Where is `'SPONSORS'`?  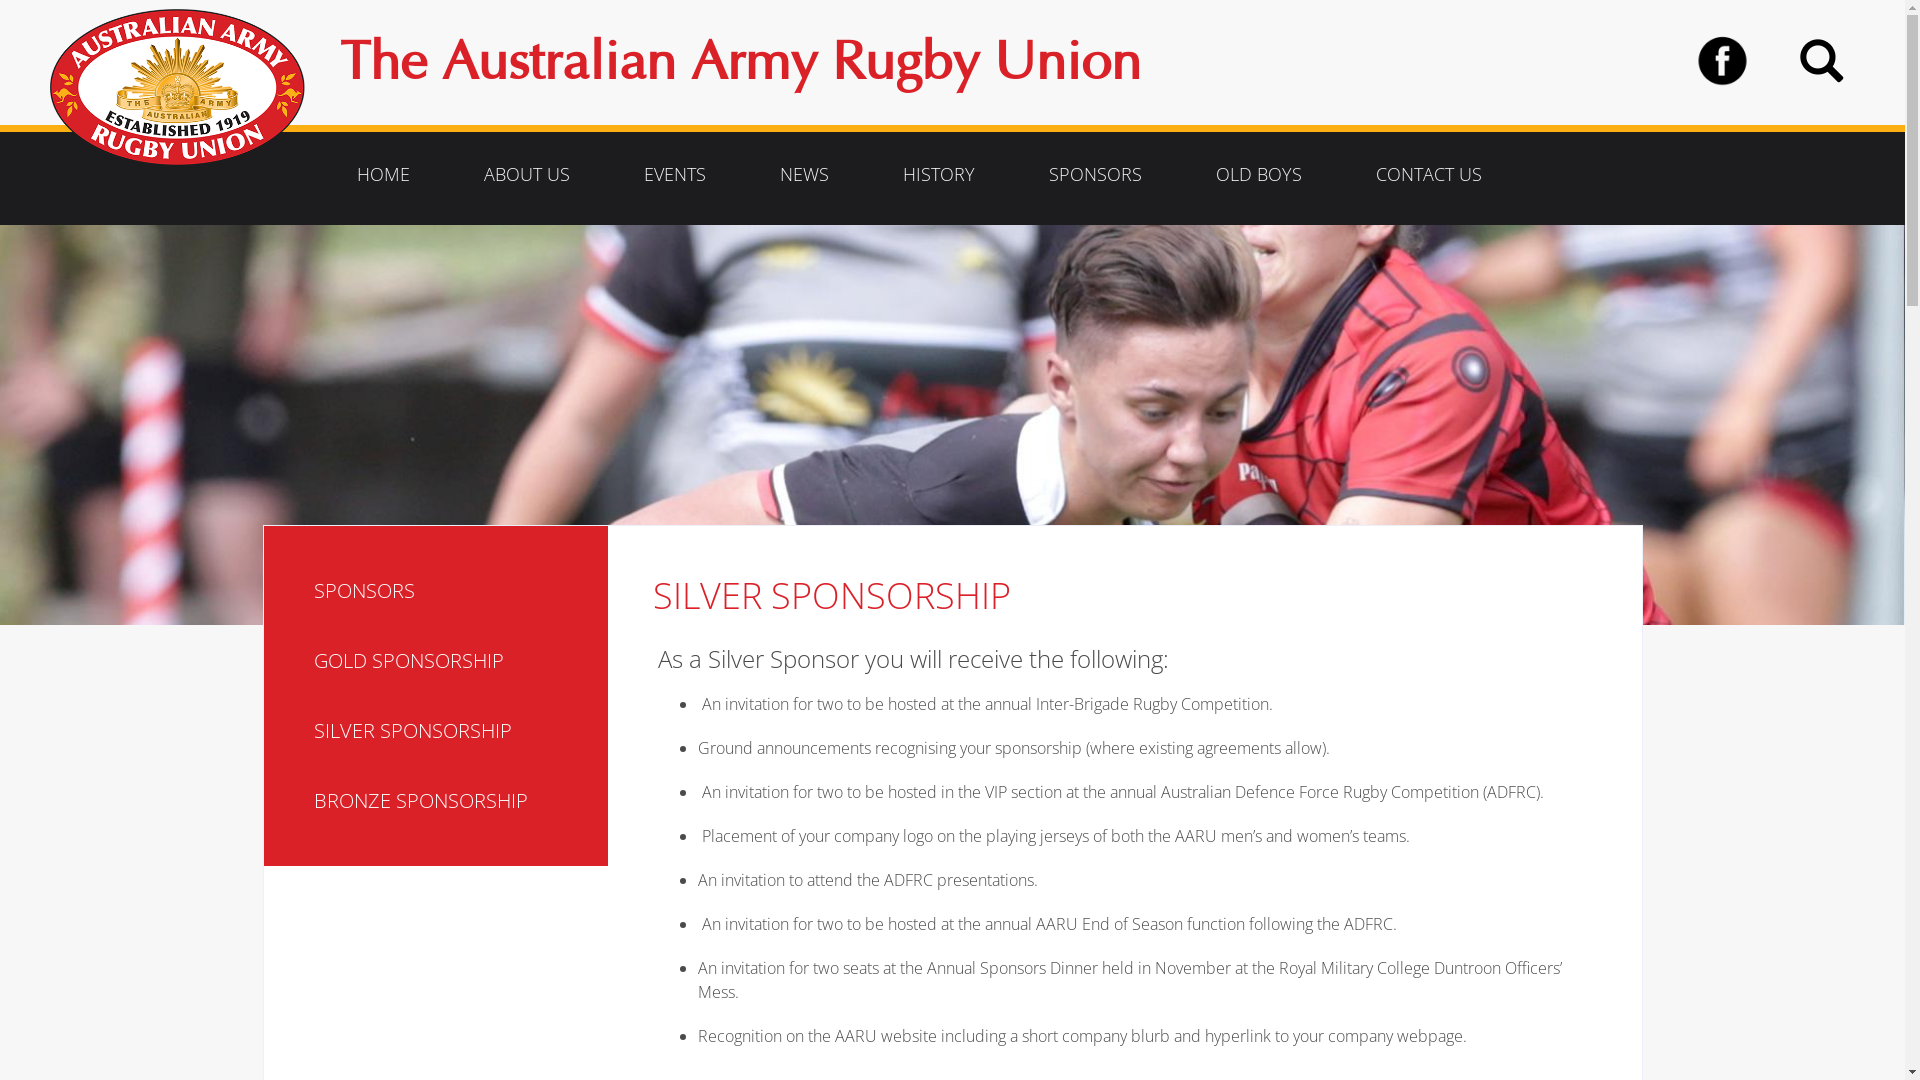
'SPONSORS' is located at coordinates (1094, 172).